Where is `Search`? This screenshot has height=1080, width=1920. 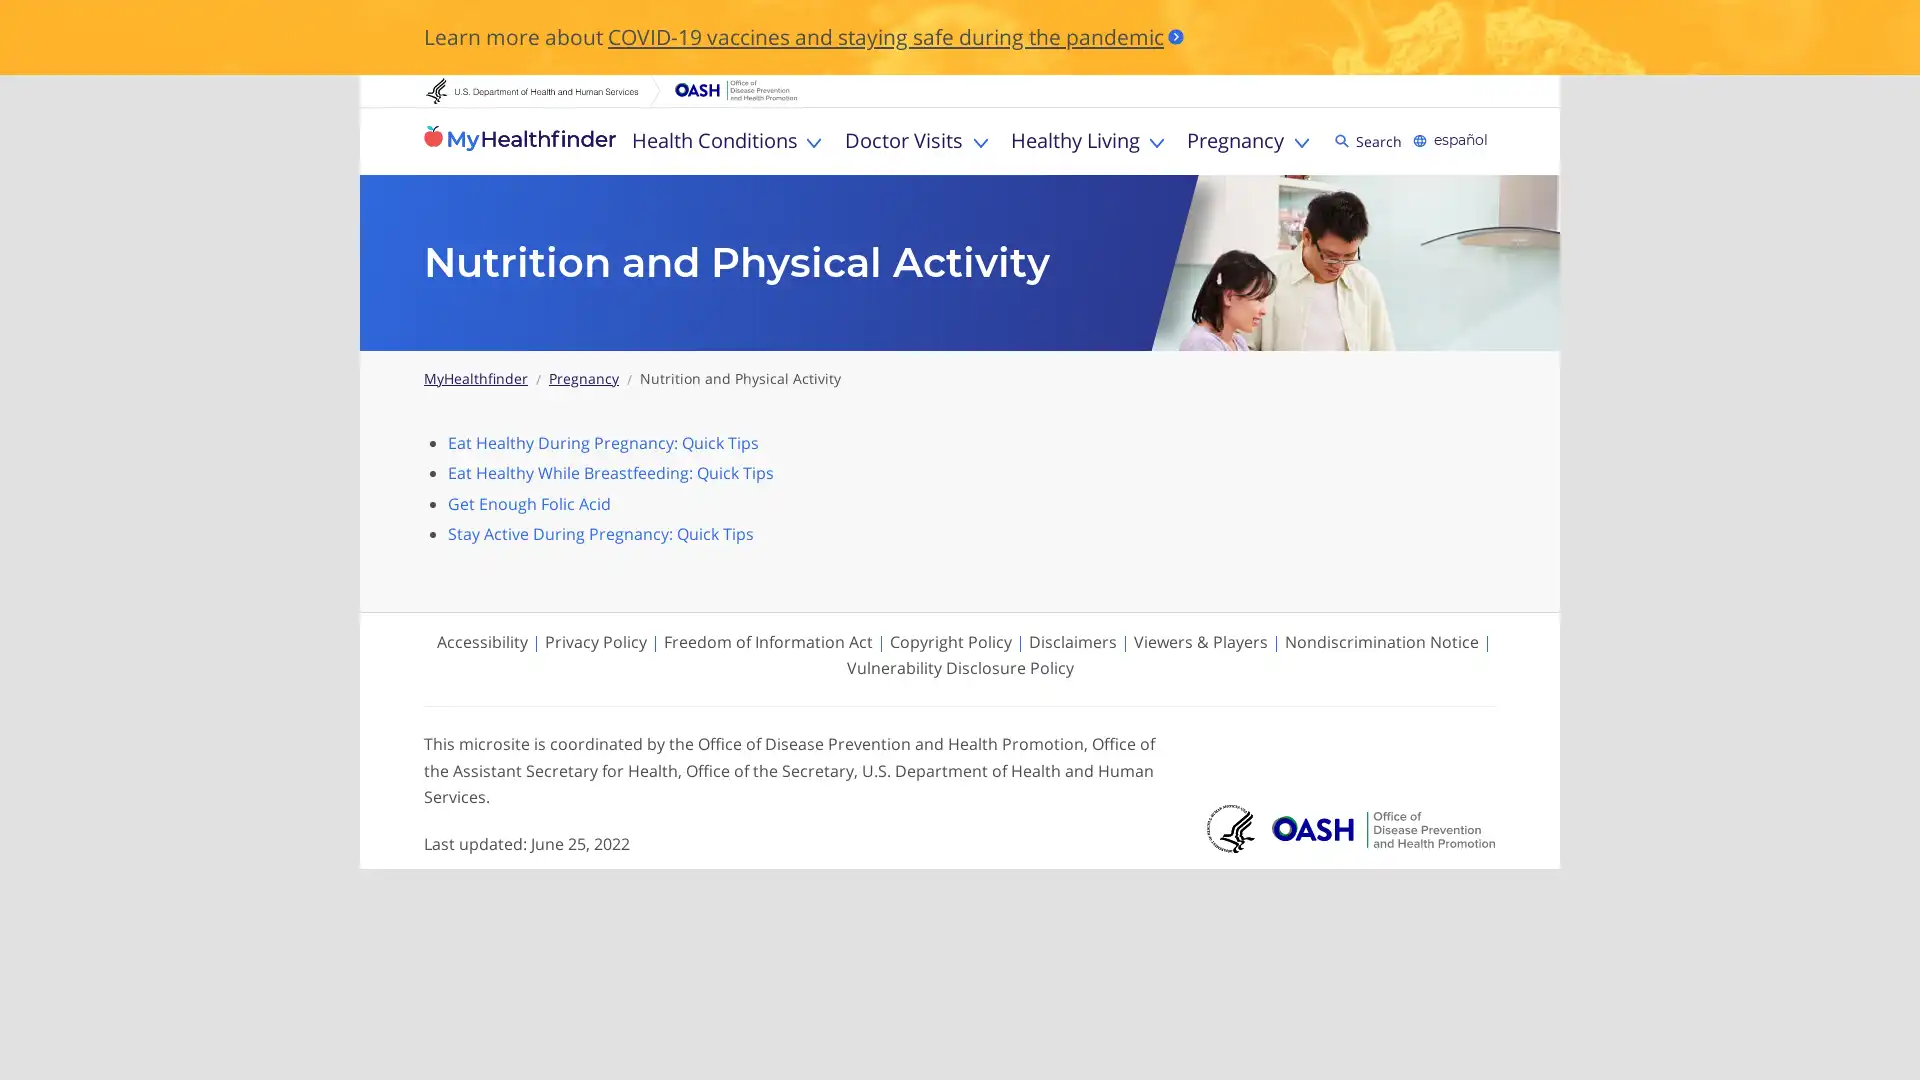
Search is located at coordinates (1370, 139).